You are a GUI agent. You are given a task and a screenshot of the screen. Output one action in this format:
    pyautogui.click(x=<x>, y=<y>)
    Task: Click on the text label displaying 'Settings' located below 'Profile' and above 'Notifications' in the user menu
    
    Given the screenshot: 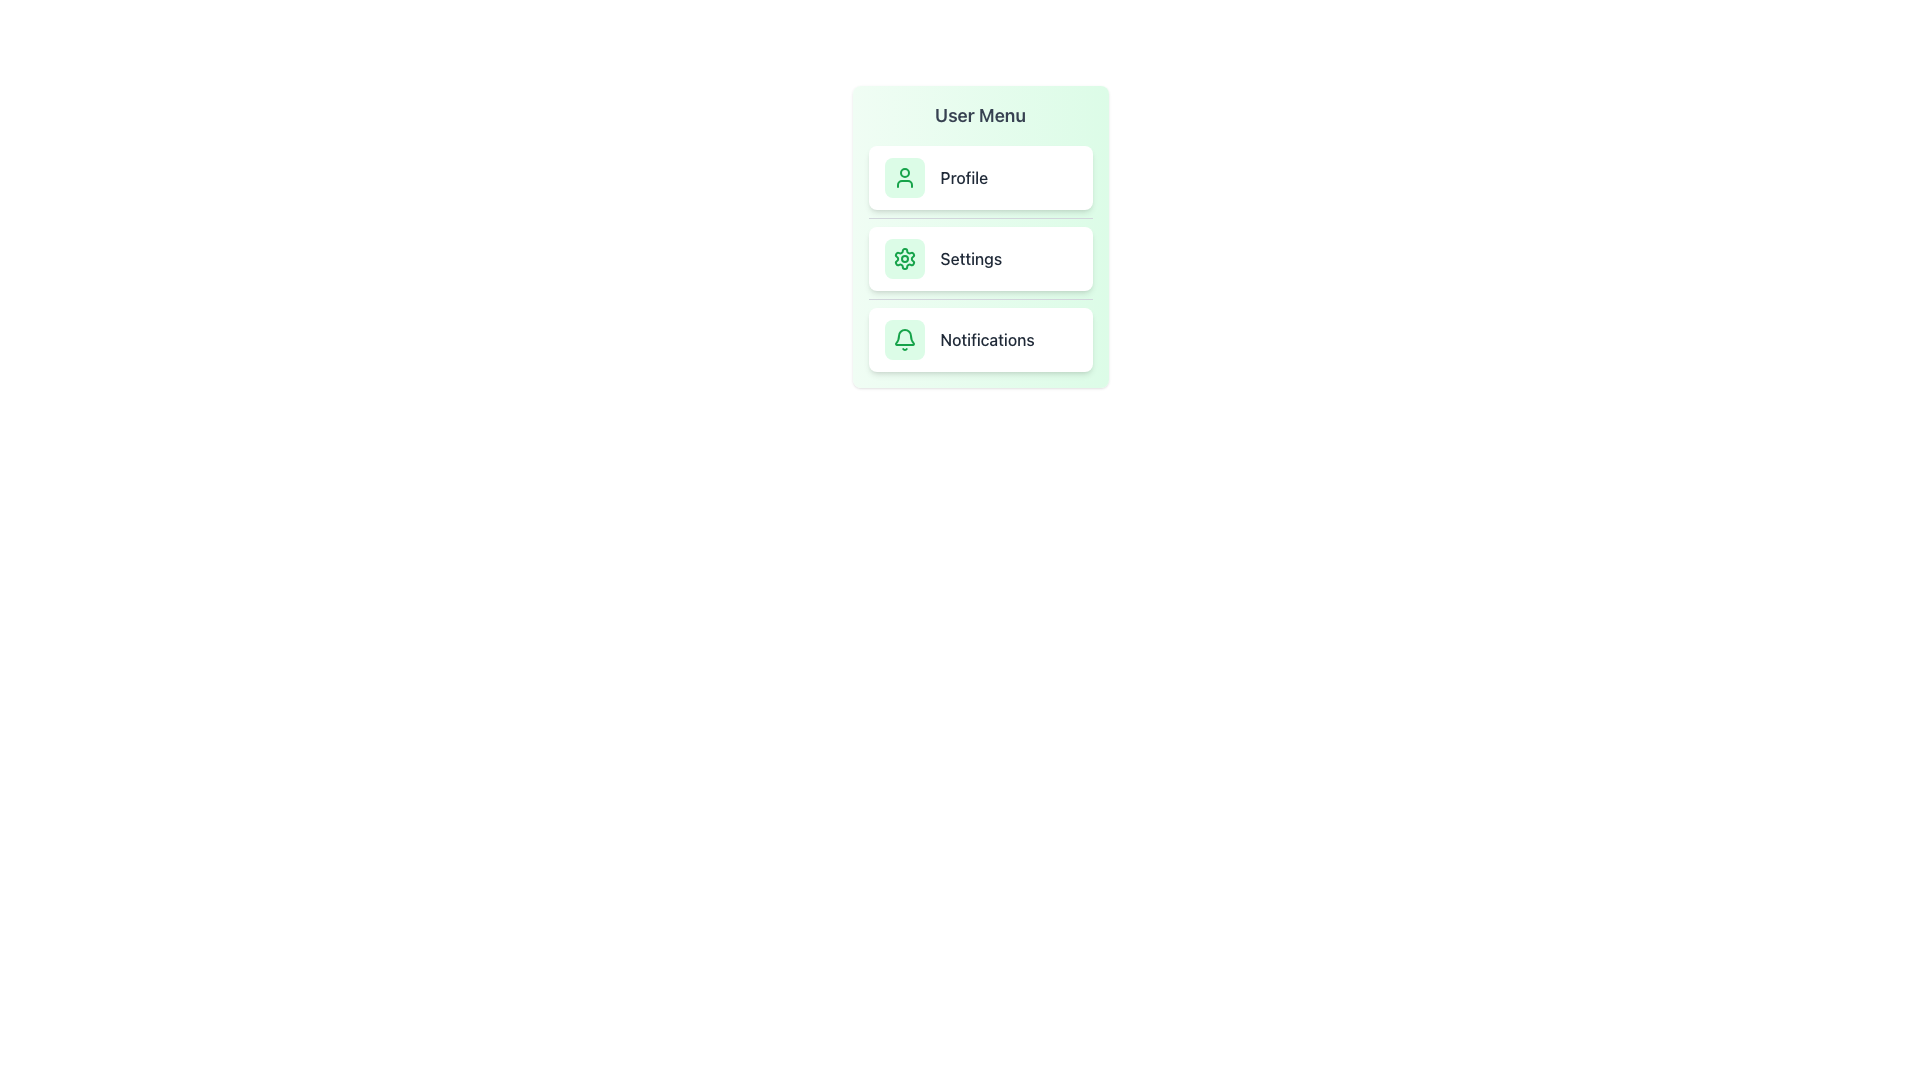 What is the action you would take?
    pyautogui.click(x=971, y=257)
    